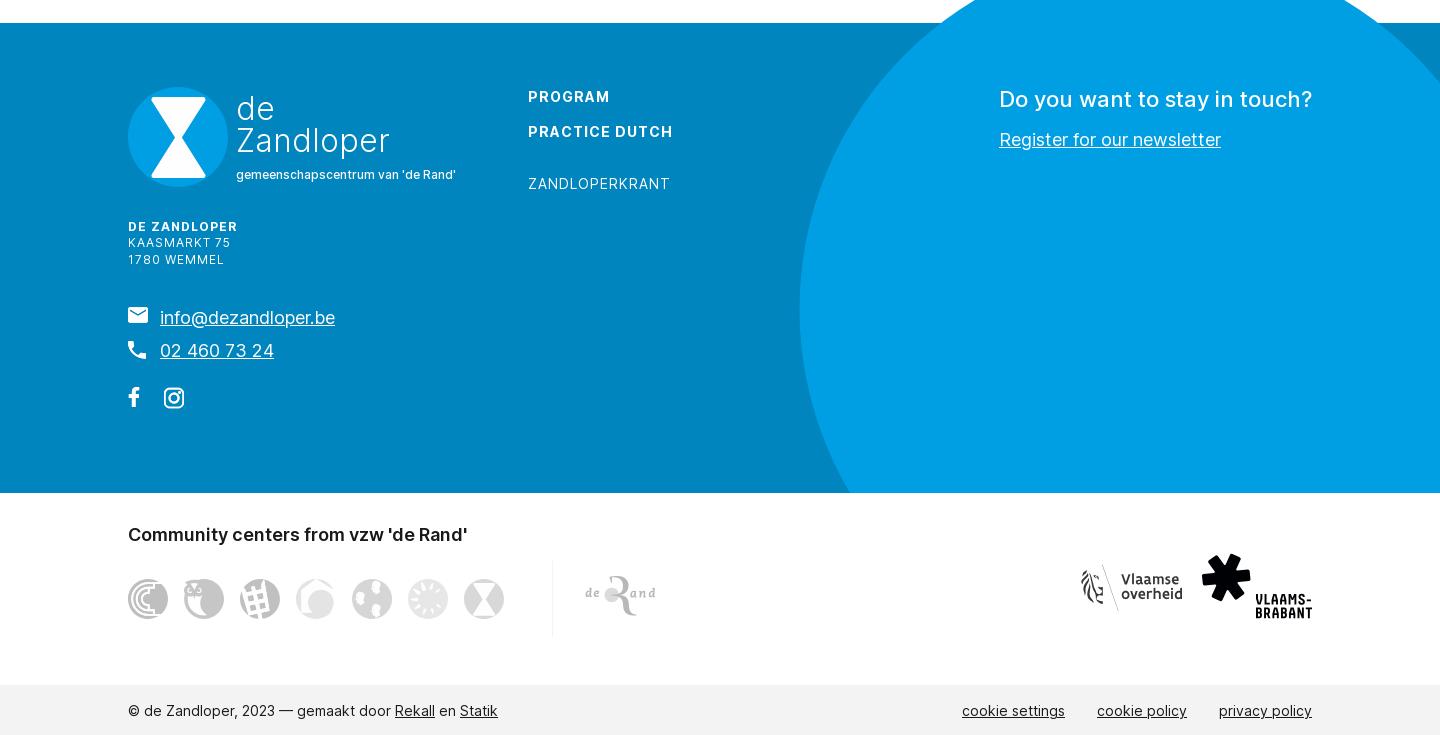 The image size is (1440, 735). What do you see at coordinates (1265, 710) in the screenshot?
I see `'privacy policy'` at bounding box center [1265, 710].